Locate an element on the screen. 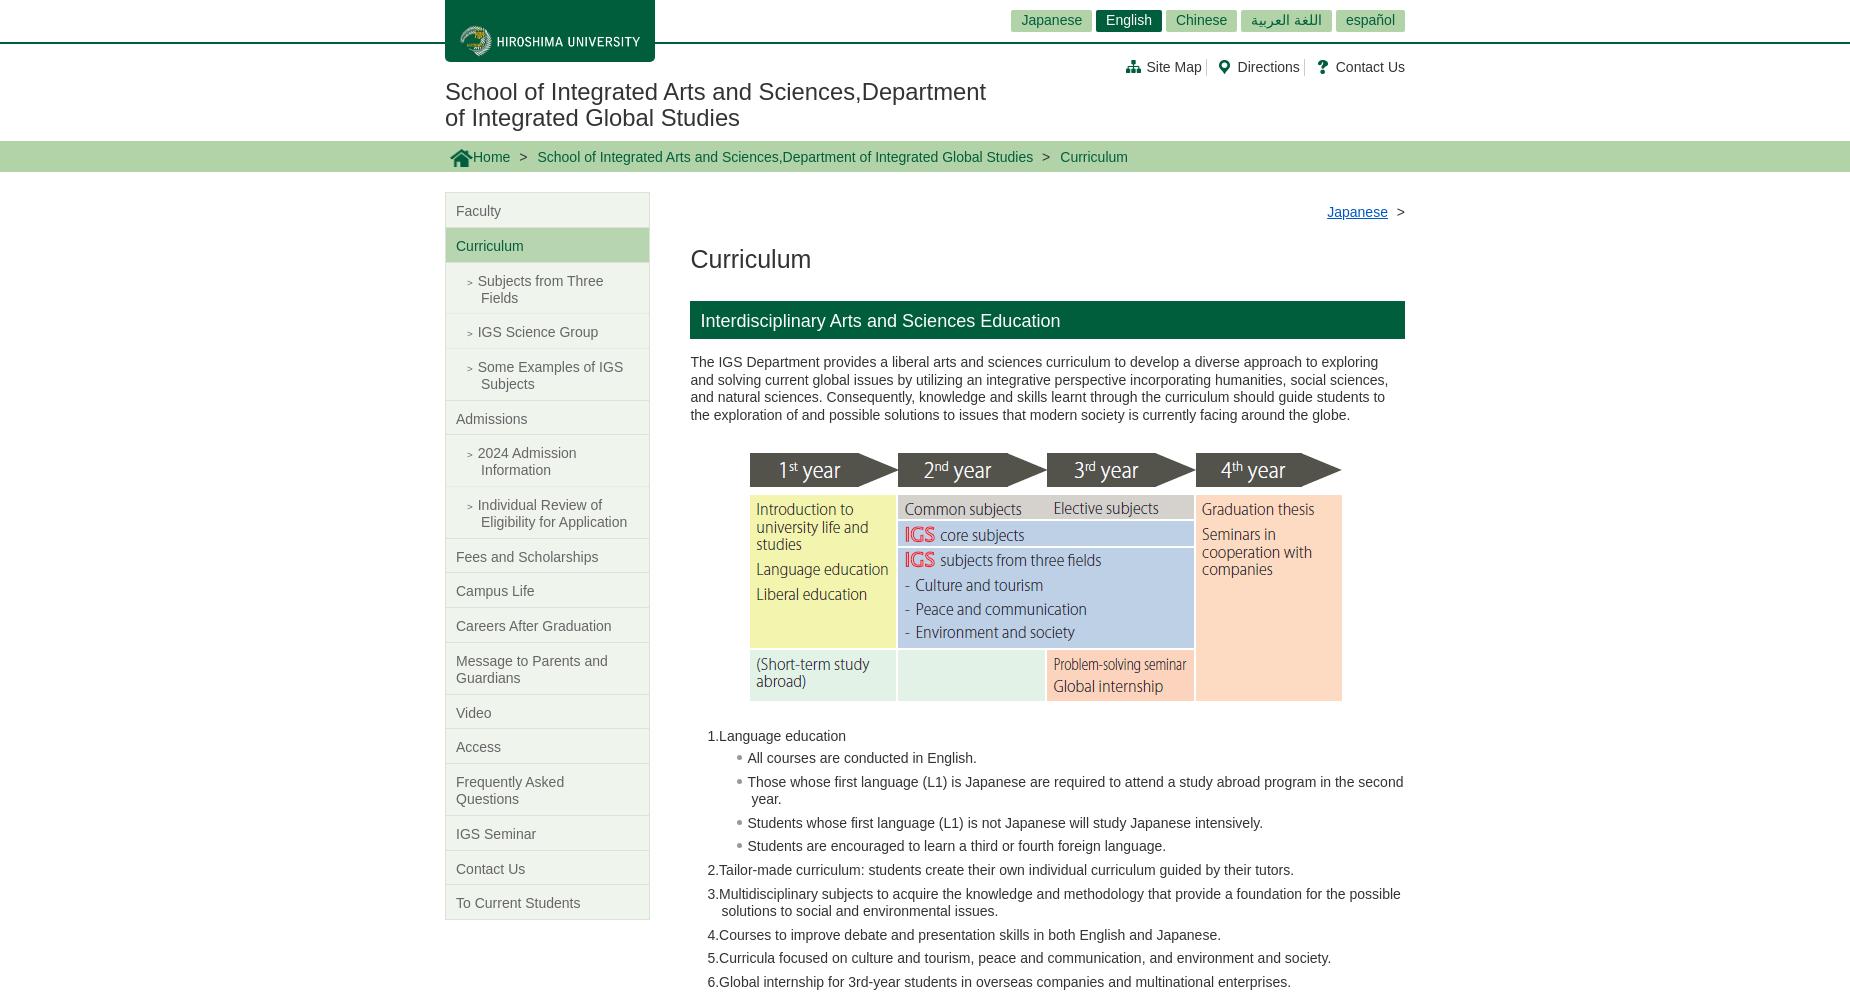 Image resolution: width=1850 pixels, height=1000 pixels. 'Students whose first language (L1) is not Japanese will study Japanese intensively.' is located at coordinates (1003, 821).